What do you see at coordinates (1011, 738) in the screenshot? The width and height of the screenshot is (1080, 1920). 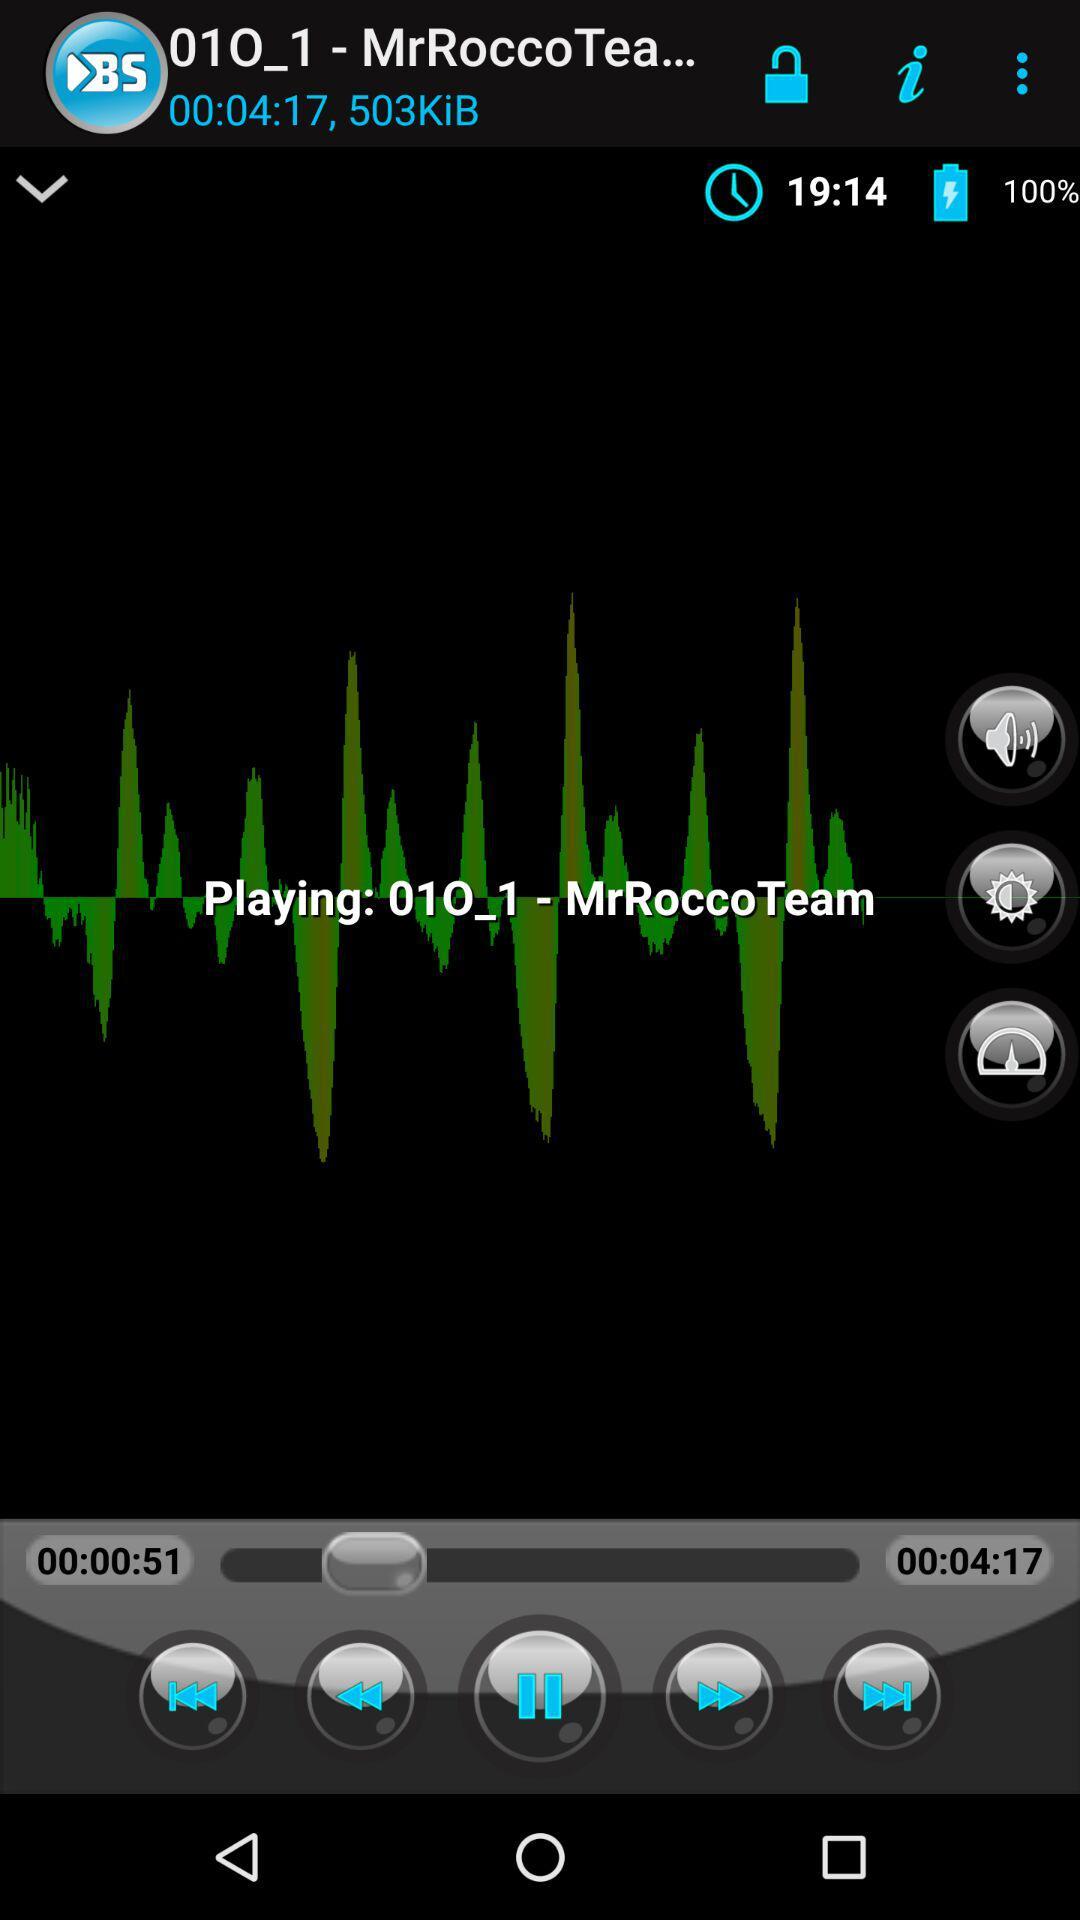 I see `volume` at bounding box center [1011, 738].